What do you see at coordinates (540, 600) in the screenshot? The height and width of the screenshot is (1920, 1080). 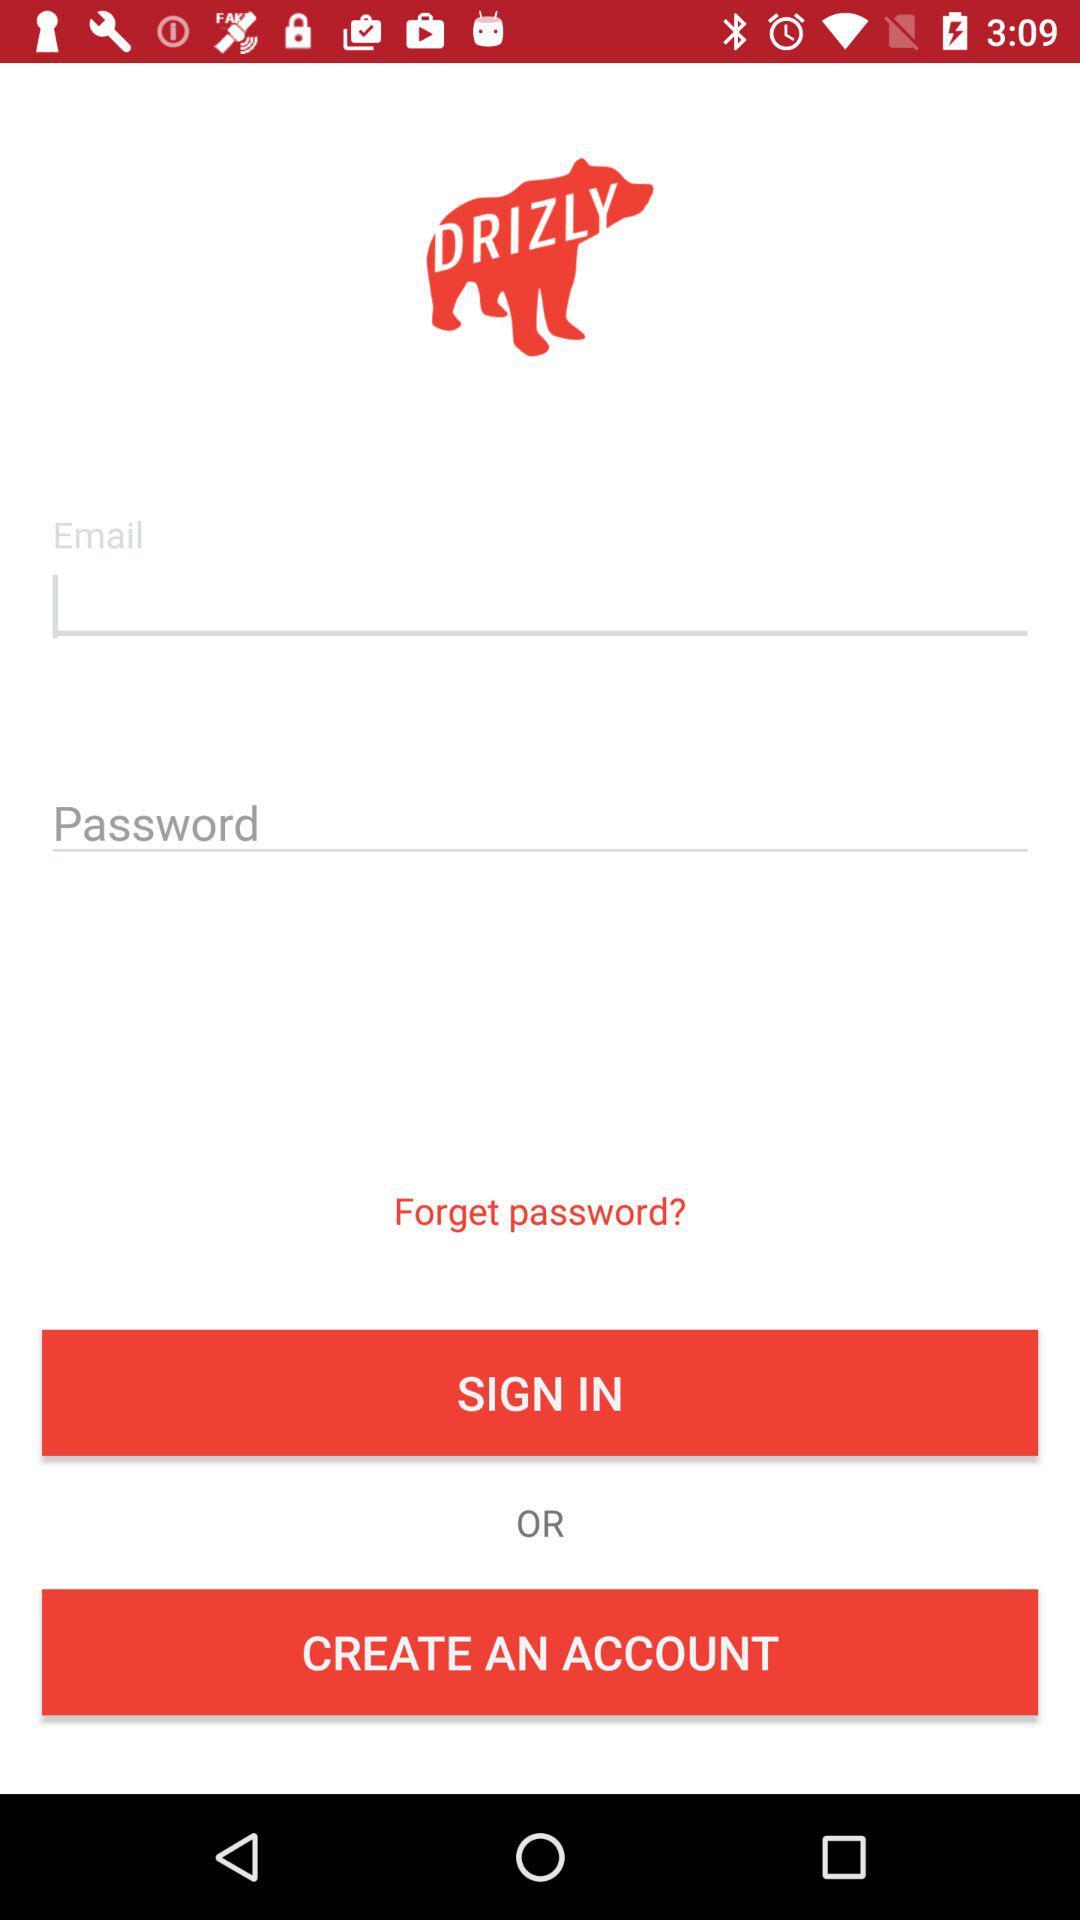 I see `email input box` at bounding box center [540, 600].